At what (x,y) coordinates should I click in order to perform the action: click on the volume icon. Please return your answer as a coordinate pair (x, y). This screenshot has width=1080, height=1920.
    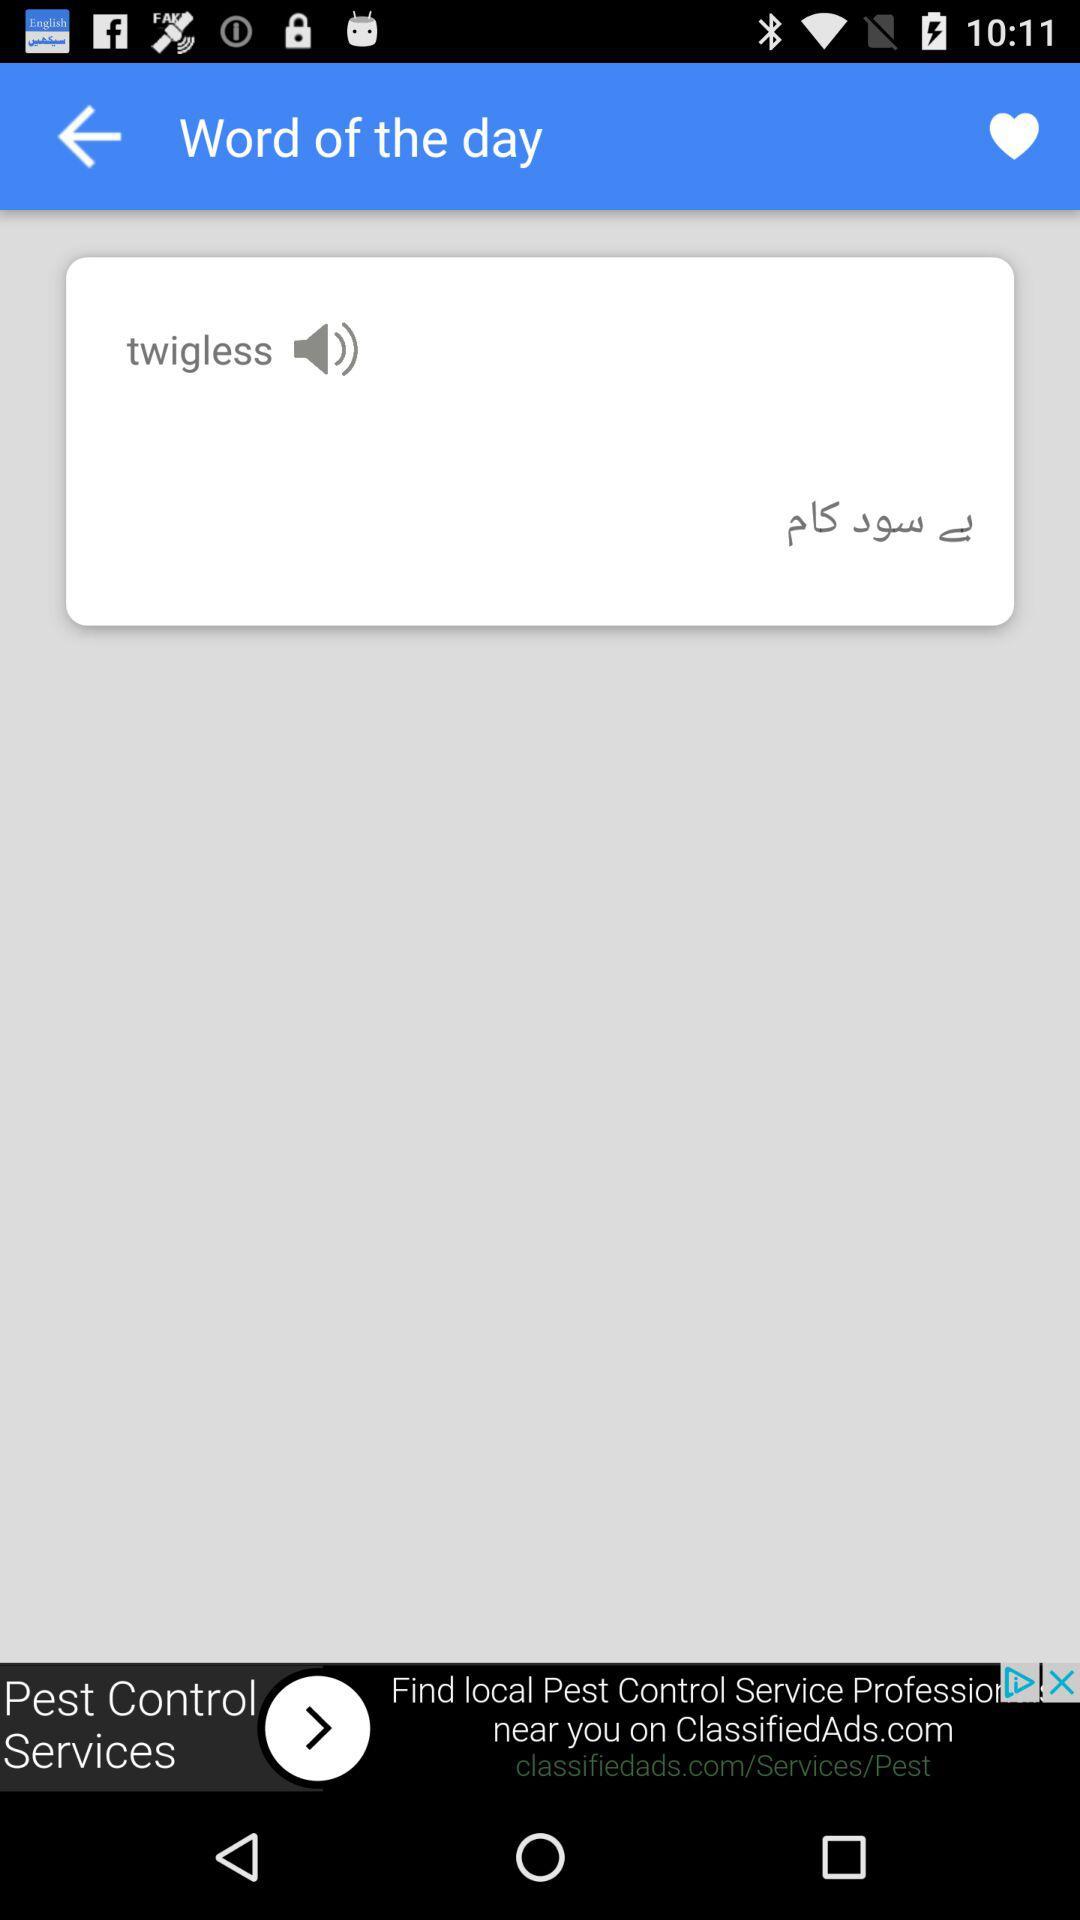
    Looking at the image, I should click on (324, 373).